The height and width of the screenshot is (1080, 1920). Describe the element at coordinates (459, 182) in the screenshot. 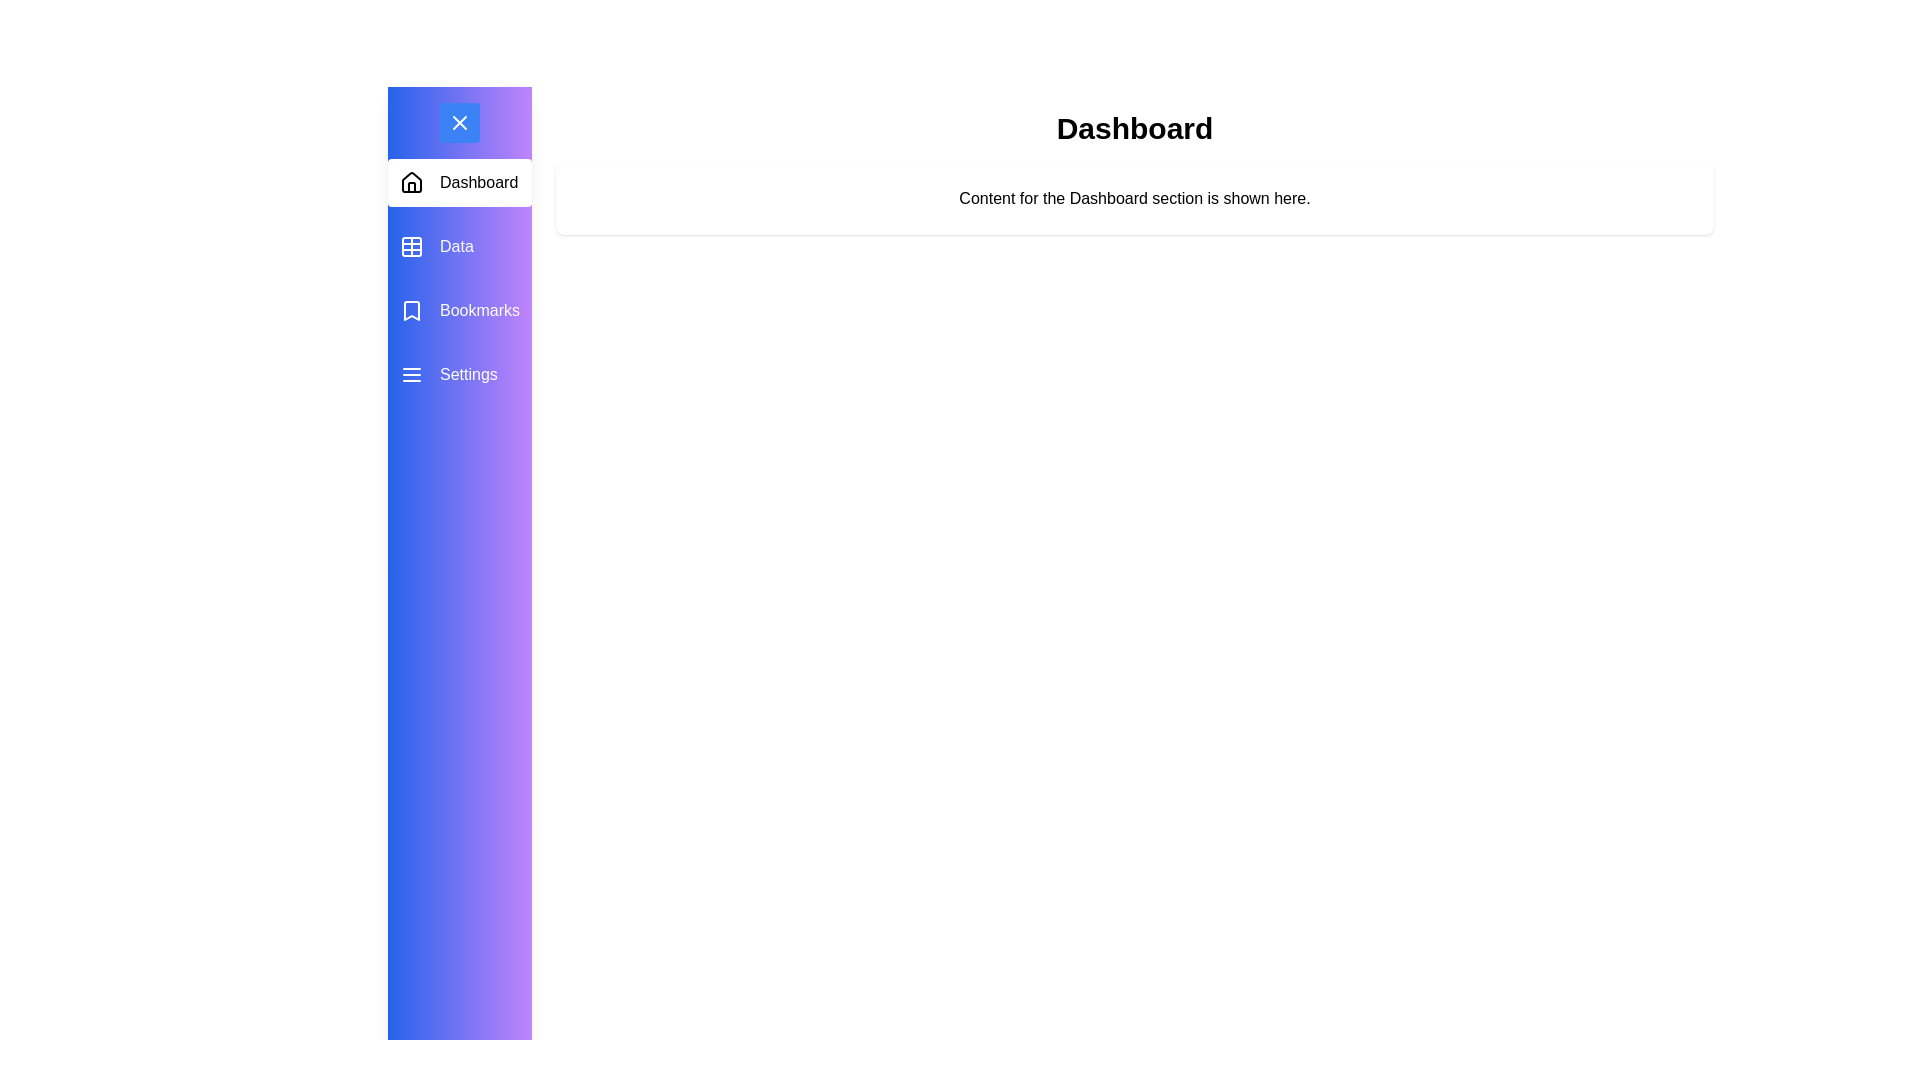

I see `the menu item Dashboard from the drawer` at that location.